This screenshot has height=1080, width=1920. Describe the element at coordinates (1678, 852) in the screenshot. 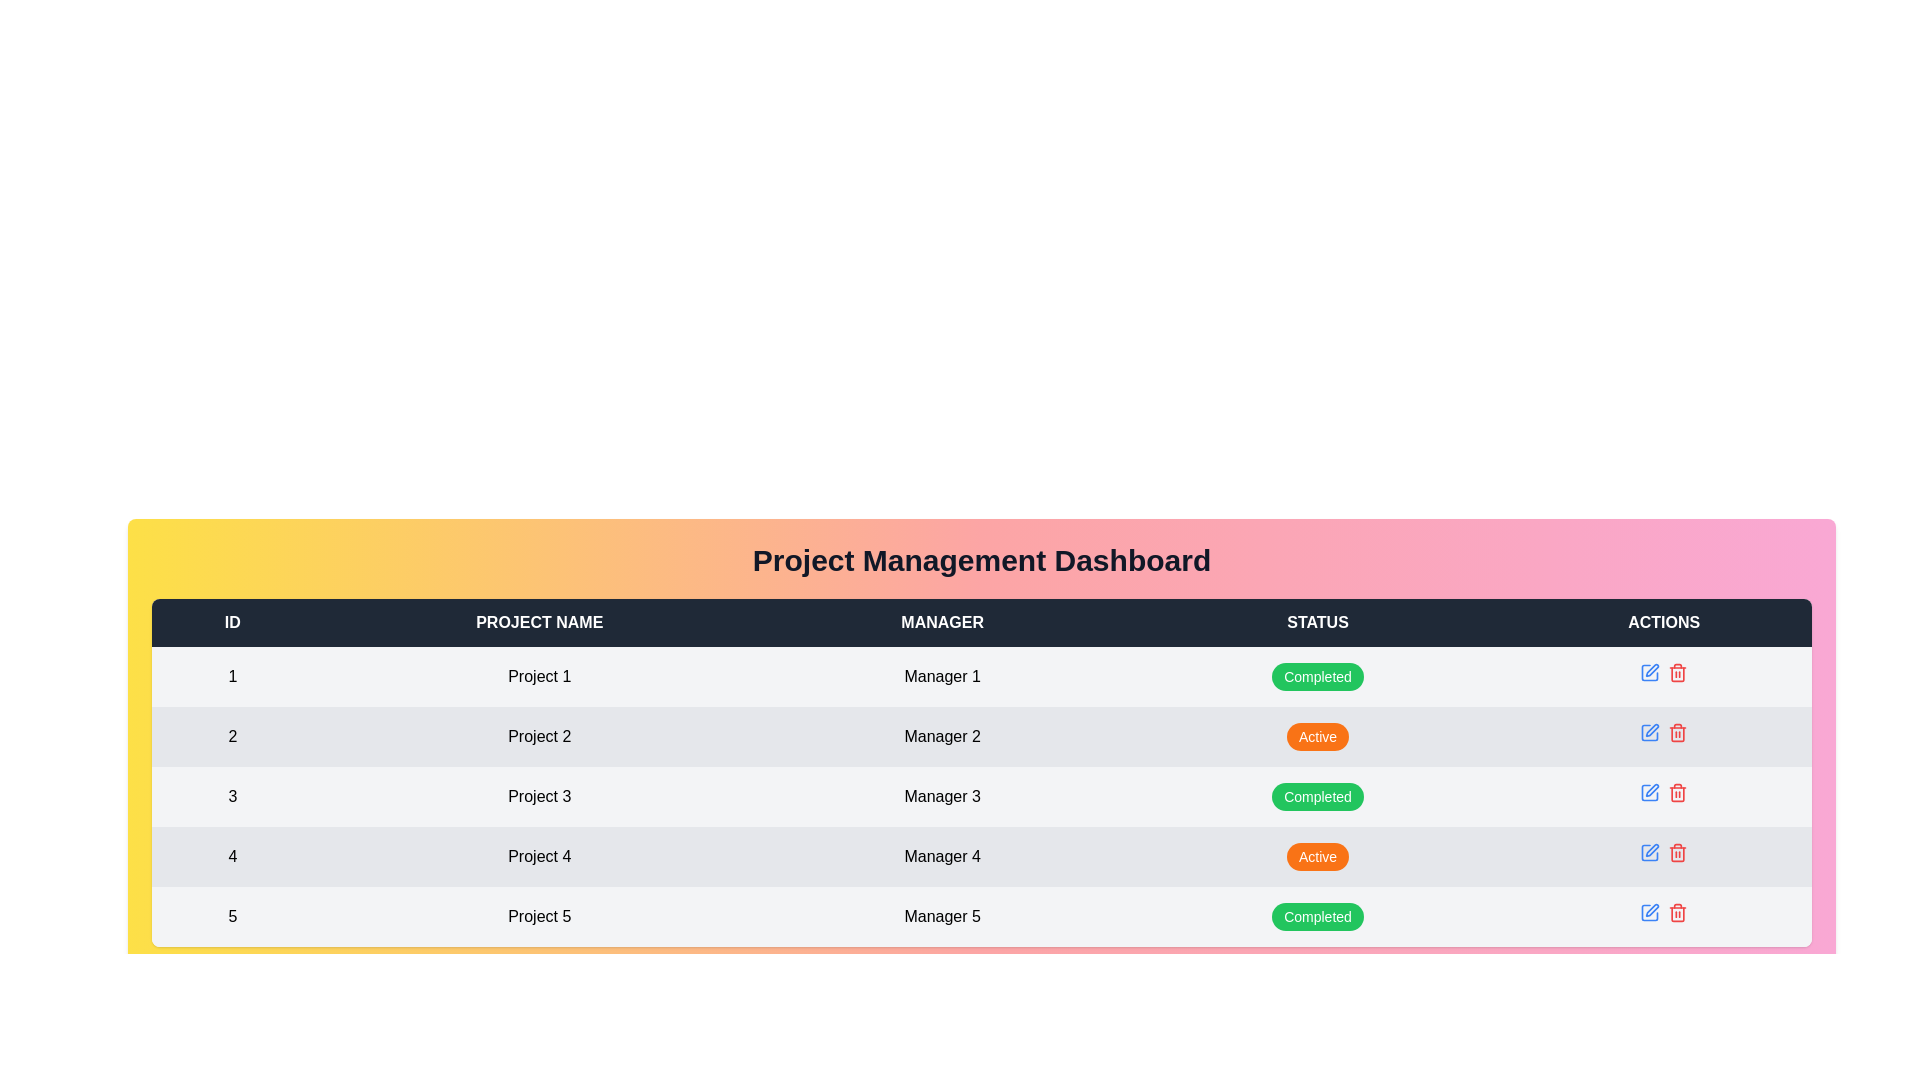

I see `the red trash bin icon in the 'Actions' column of the last row in the table to initiate a deletion action` at that location.